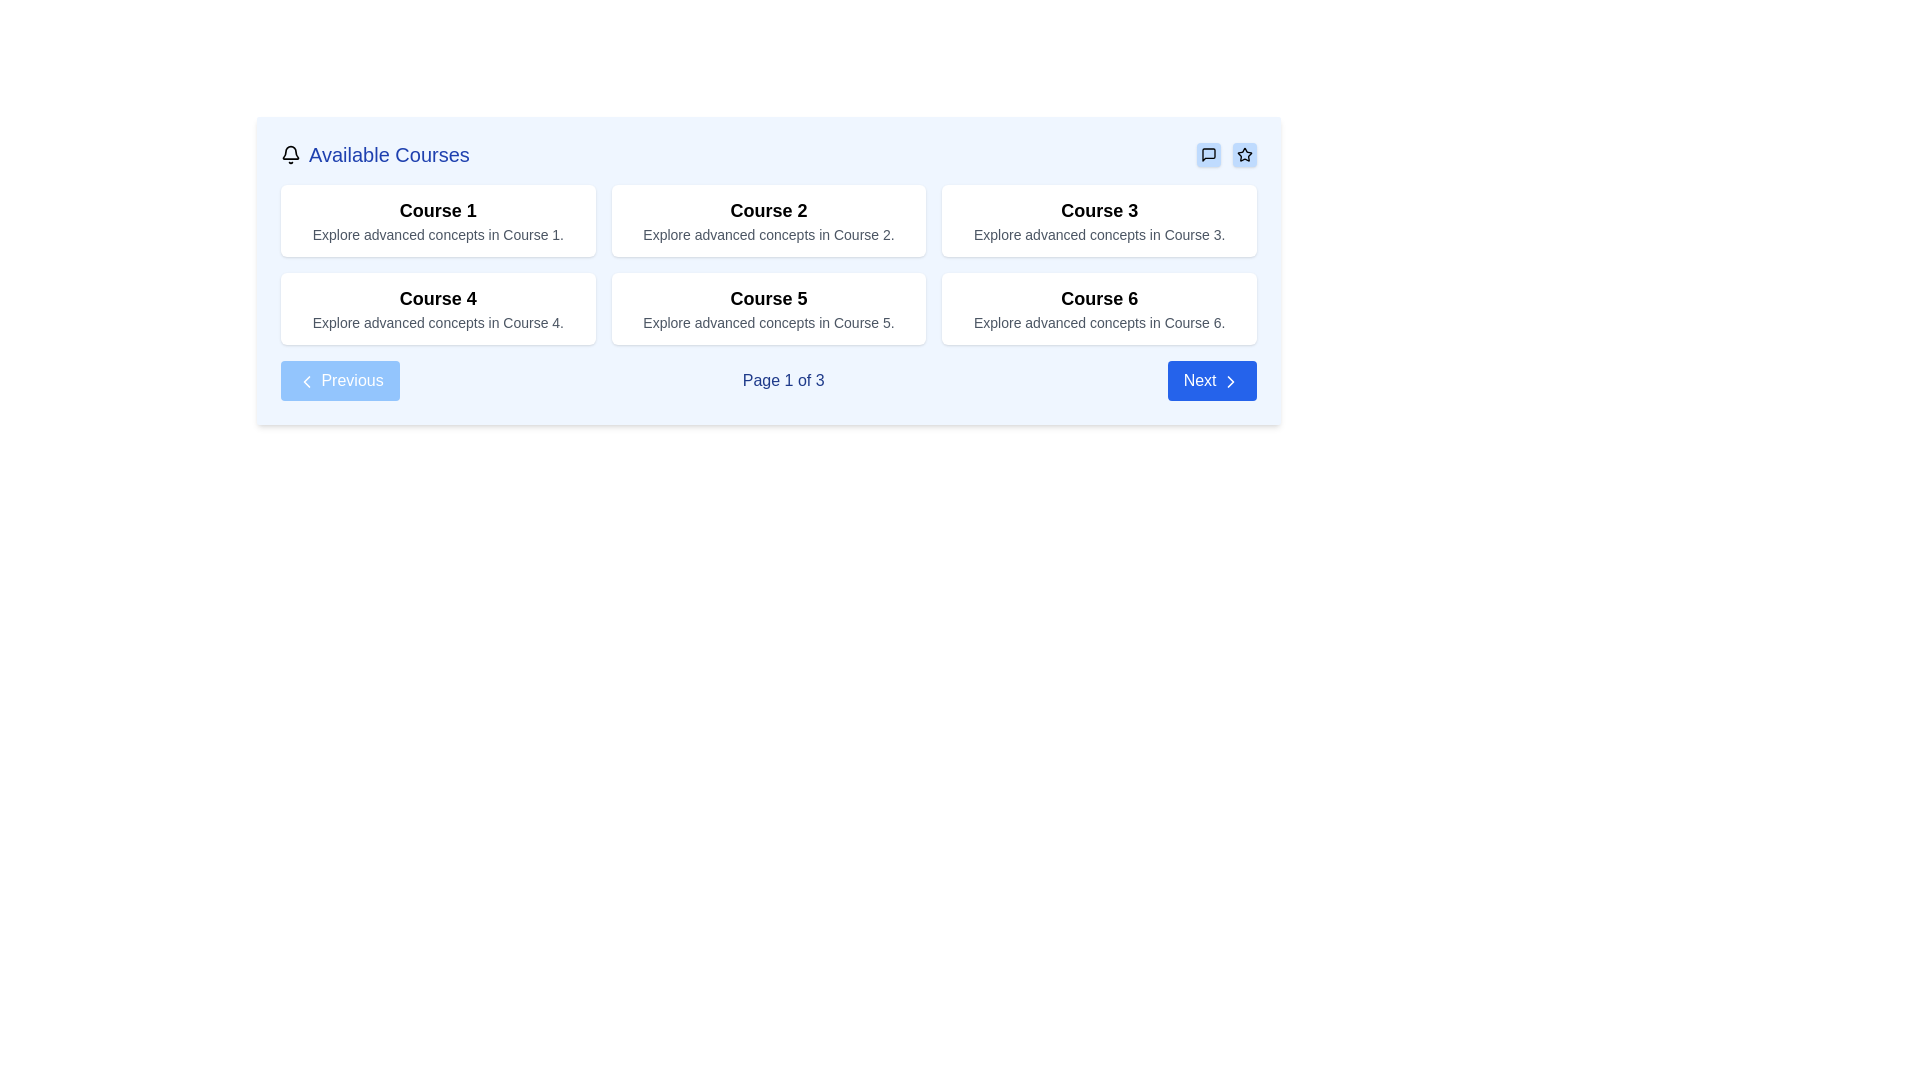 The width and height of the screenshot is (1920, 1080). What do you see at coordinates (1208, 153) in the screenshot?
I see `the chat or speech bubble icon with a blue-tinted background located at the top-right corner of the main content card` at bounding box center [1208, 153].